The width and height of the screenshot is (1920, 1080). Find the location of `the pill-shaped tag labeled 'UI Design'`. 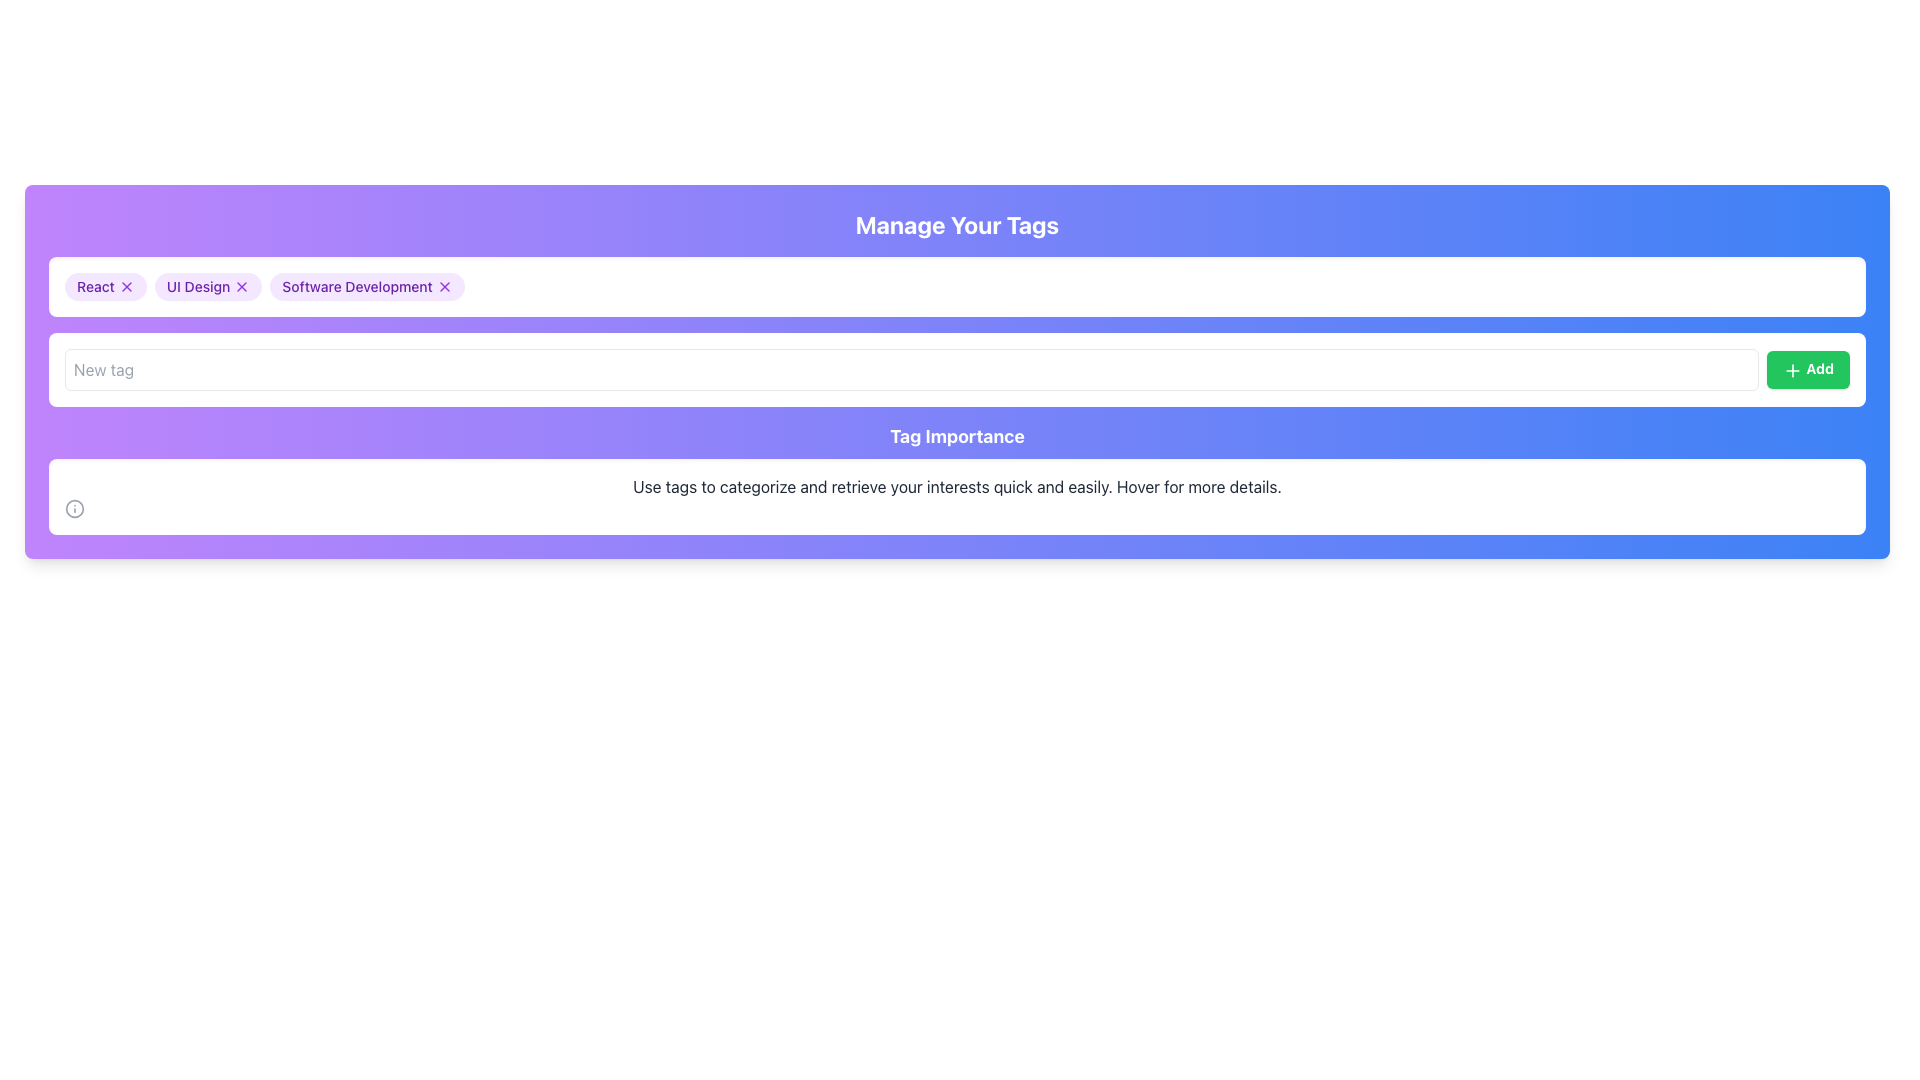

the pill-shaped tag labeled 'UI Design' is located at coordinates (208, 286).